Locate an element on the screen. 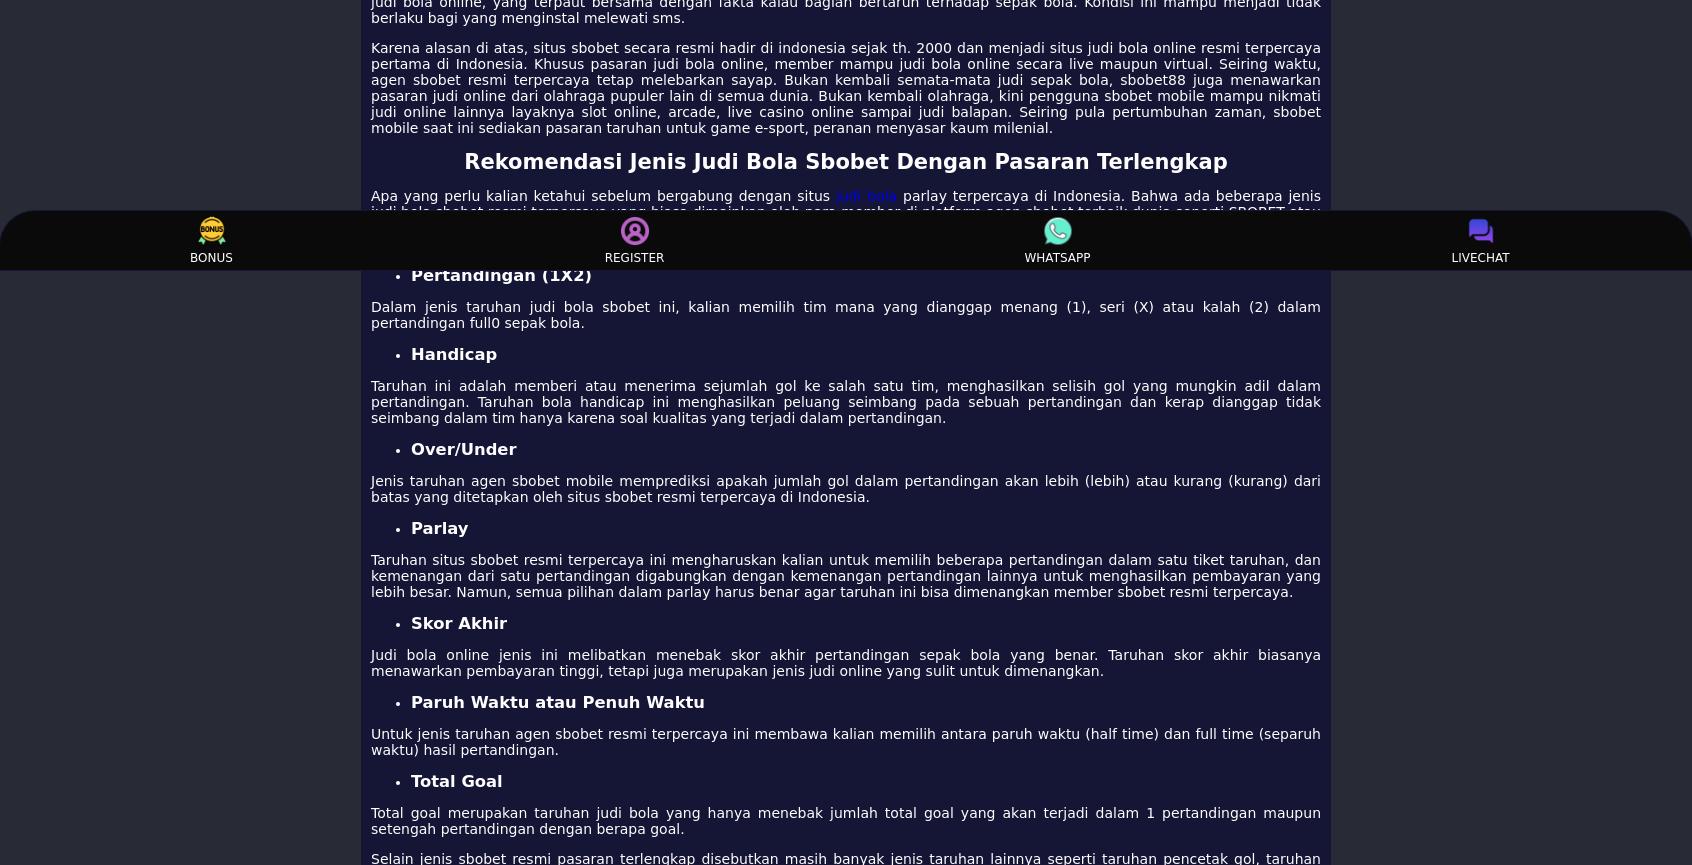  'Total goal merupakan taruhan judi bola yang hanya menebak jumlah total goal yang akan terjadi dalam 1 pertandingan maupun setengah pertandingan dengan berapa goal.' is located at coordinates (846, 819).